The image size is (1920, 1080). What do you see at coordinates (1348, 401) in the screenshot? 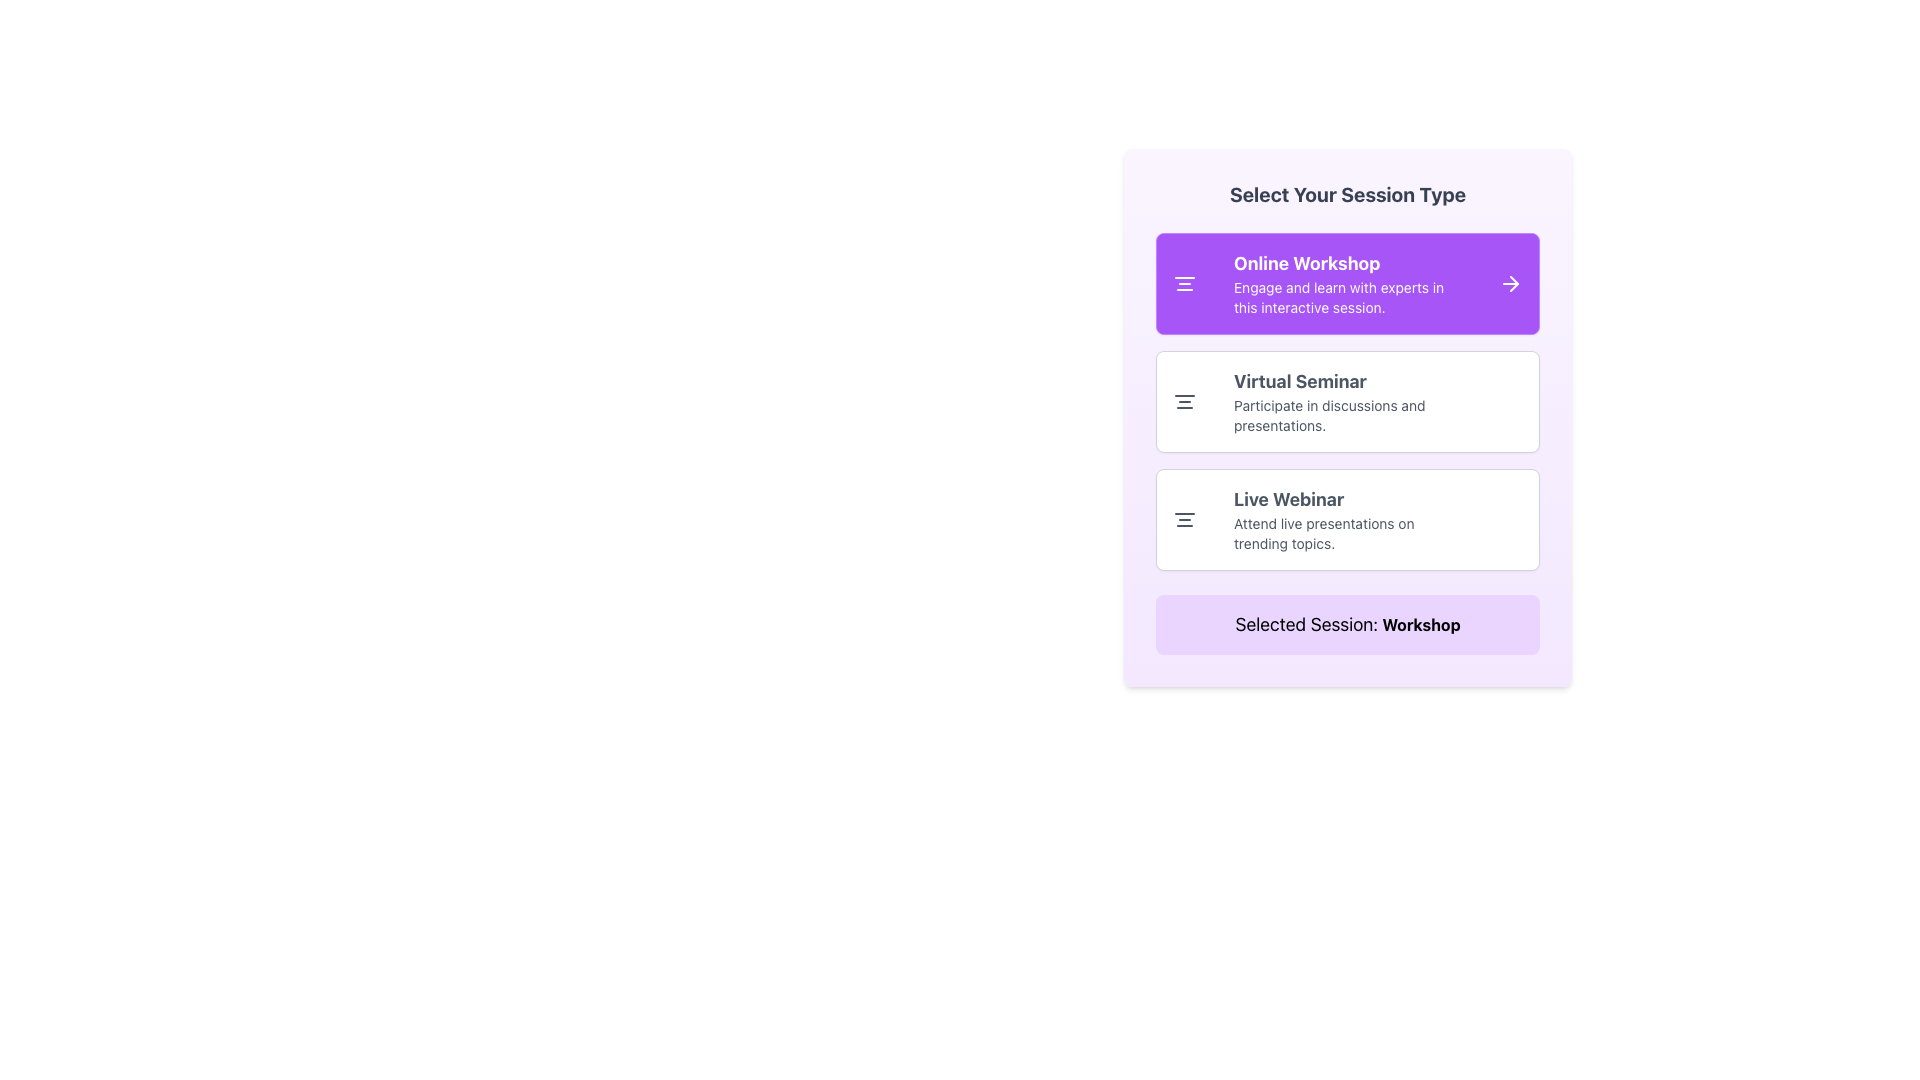
I see `one of the options in the interactive session selection menu located below the title 'Select Your Session Type'` at bounding box center [1348, 401].